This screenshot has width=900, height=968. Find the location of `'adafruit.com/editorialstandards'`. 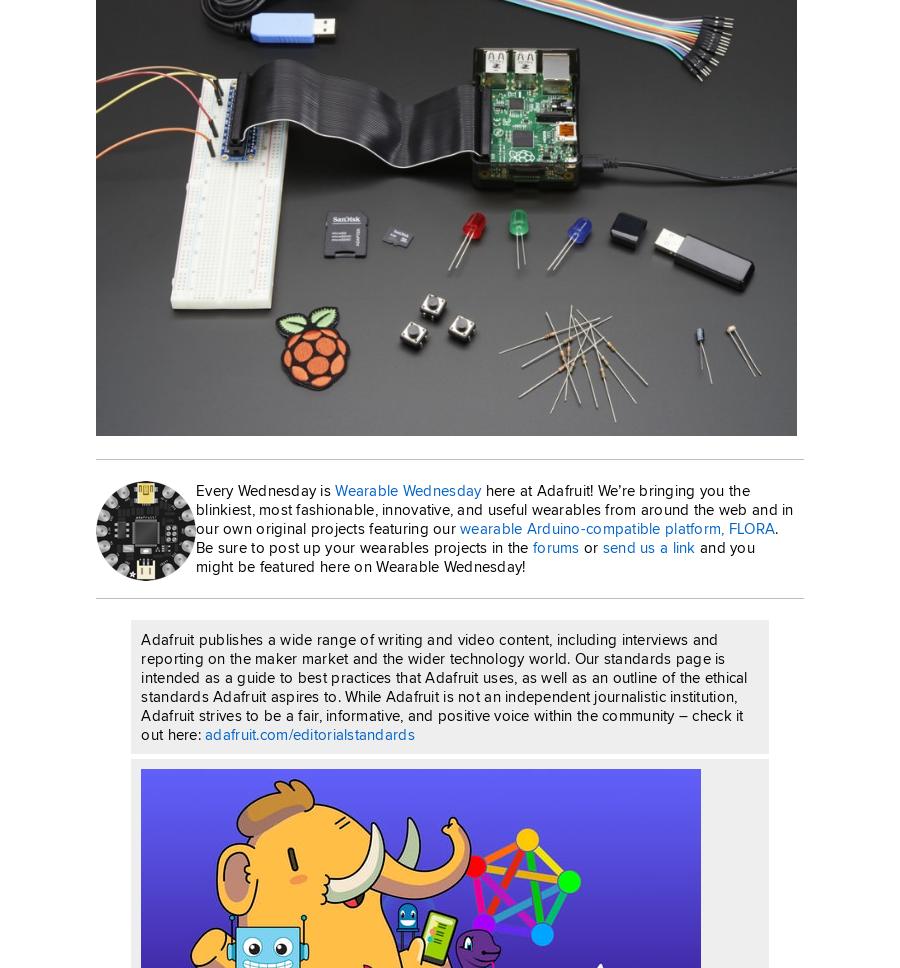

'adafruit.com/editorialstandards' is located at coordinates (205, 734).